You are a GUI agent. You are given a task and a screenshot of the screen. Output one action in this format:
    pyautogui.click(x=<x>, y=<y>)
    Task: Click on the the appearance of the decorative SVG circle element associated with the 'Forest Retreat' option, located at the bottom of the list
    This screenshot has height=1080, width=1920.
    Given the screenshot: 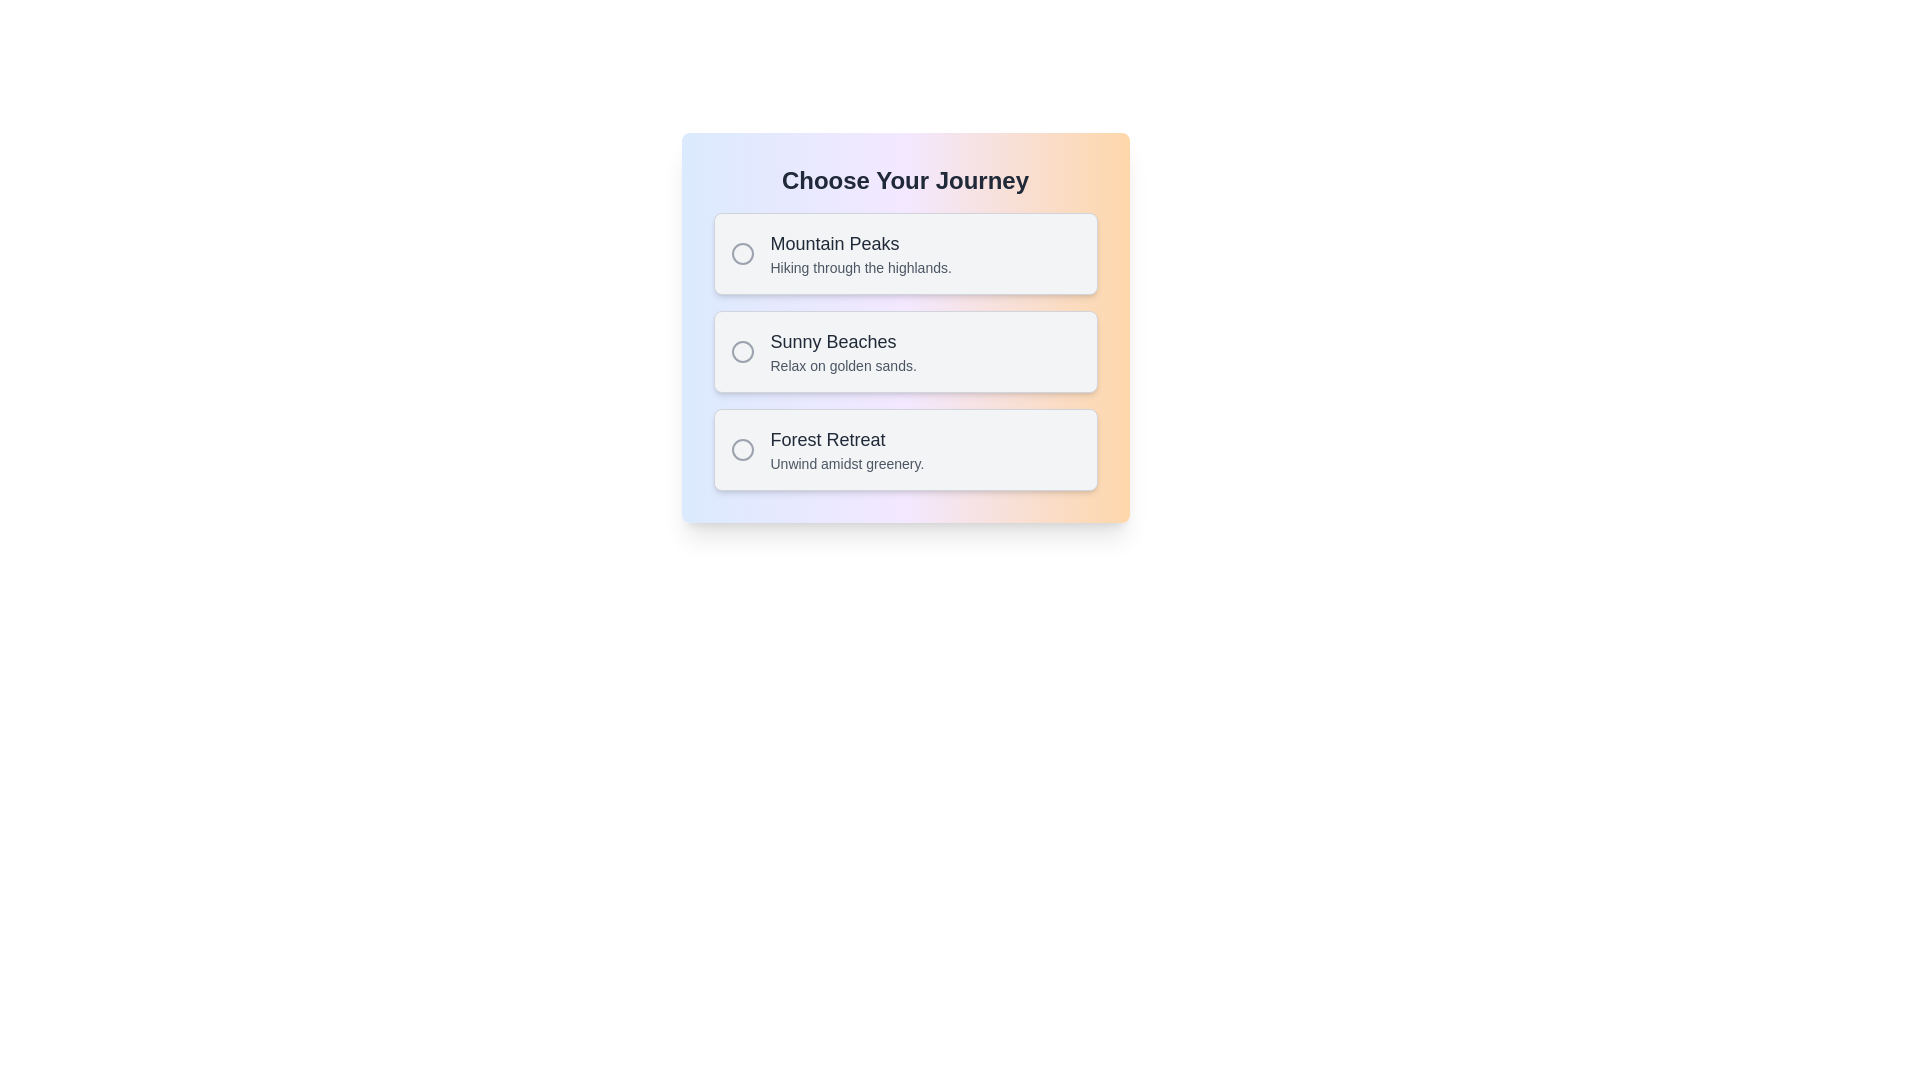 What is the action you would take?
    pyautogui.click(x=741, y=450)
    